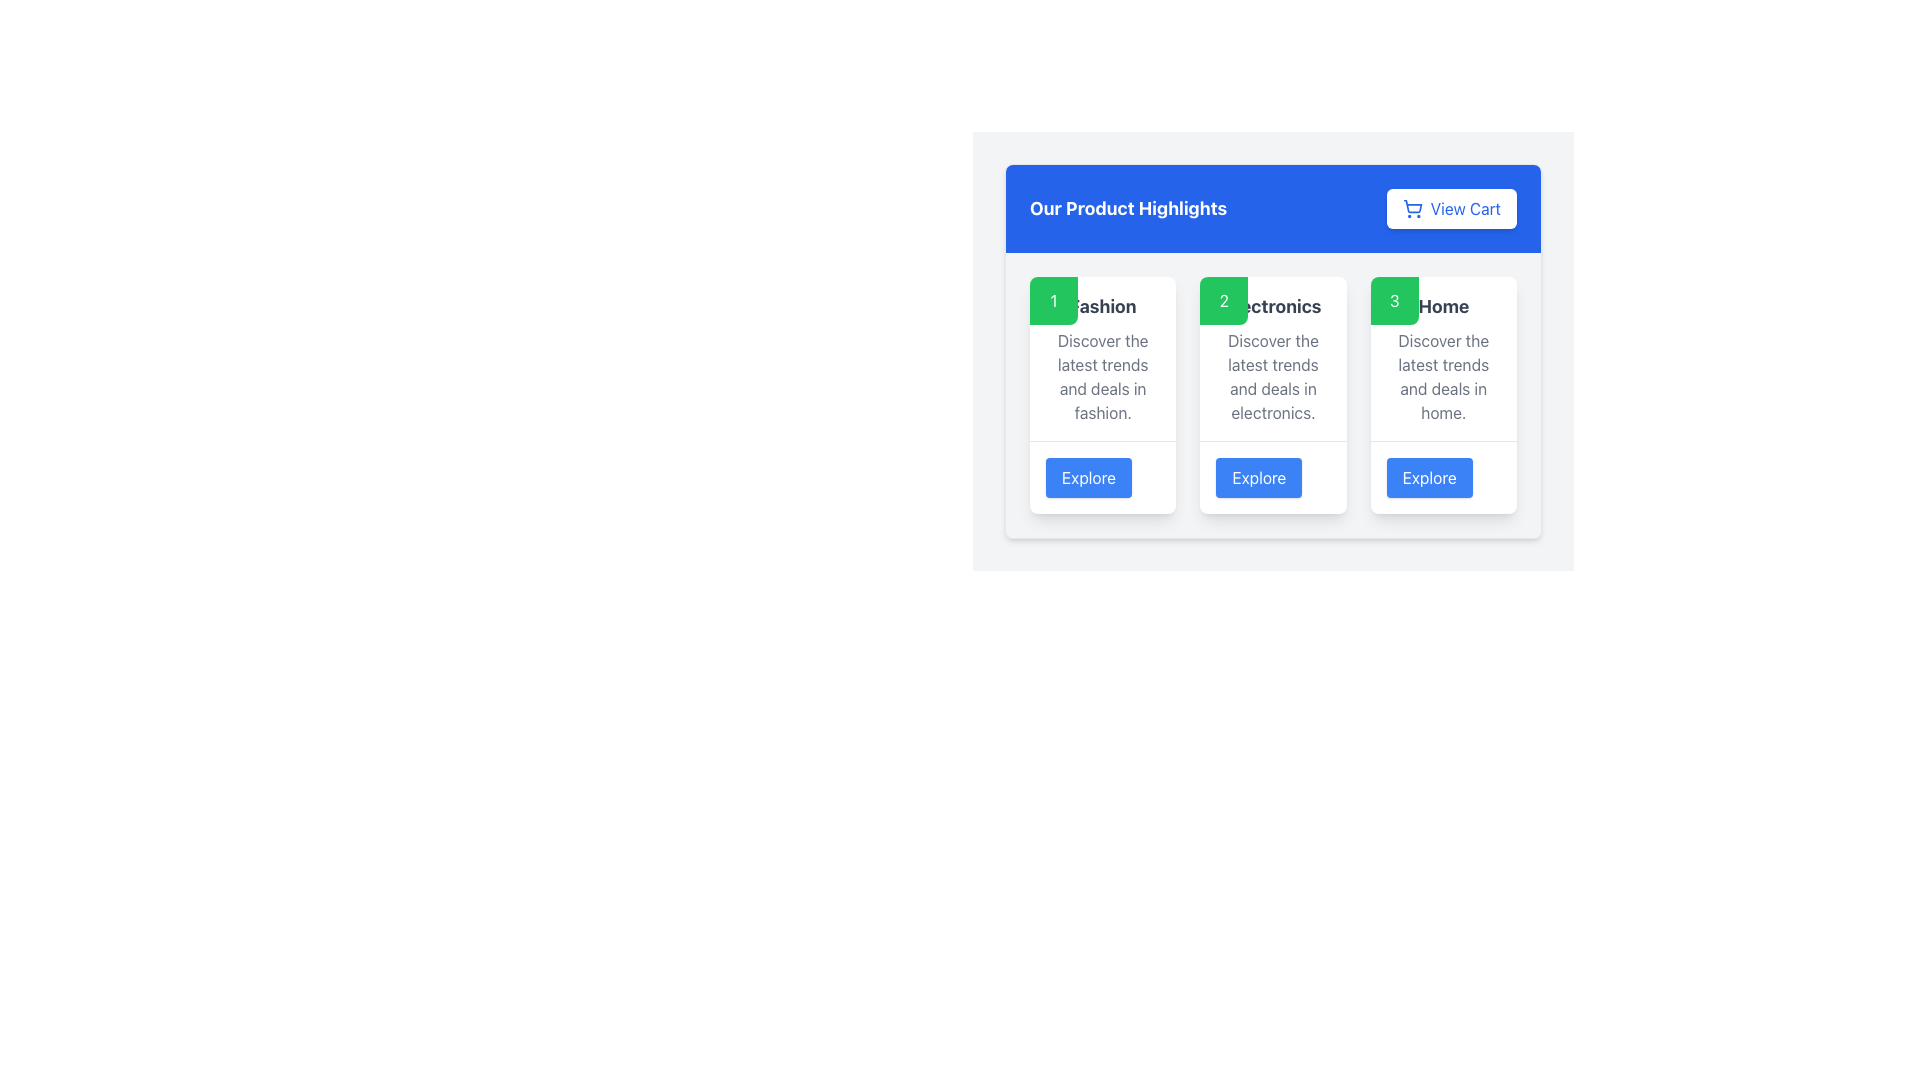 This screenshot has width=1920, height=1080. I want to click on the text block that reads 'Discover the latest trends and deals in electronics.' located in the middle card of the three-card layout under 'Our Product Highlights', positioned below 'Electronics' and above the 'Explore' button, so click(1272, 377).